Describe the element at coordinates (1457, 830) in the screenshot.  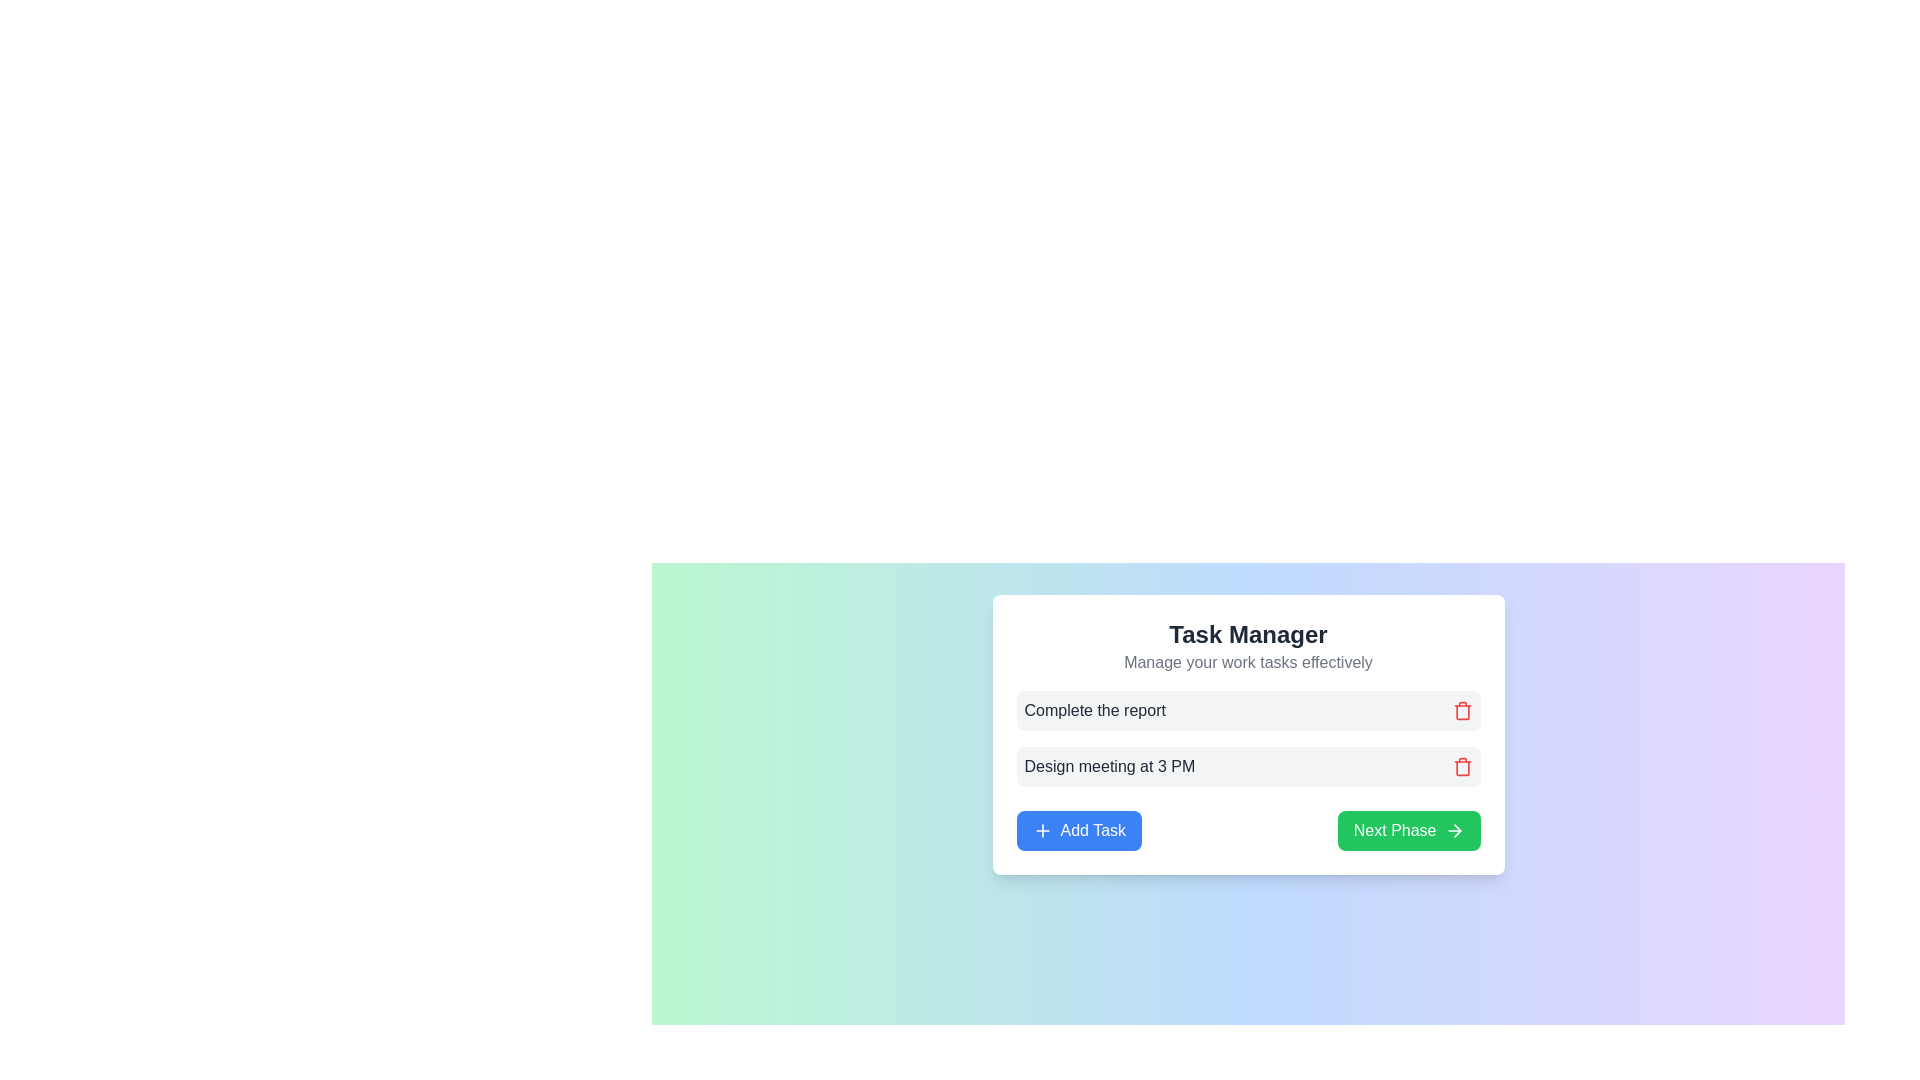
I see `the right arrow icon within the green 'Next Phase' button in the lower-right corner of the card interface, which indicates advancing to the next step in a multi-step process` at that location.